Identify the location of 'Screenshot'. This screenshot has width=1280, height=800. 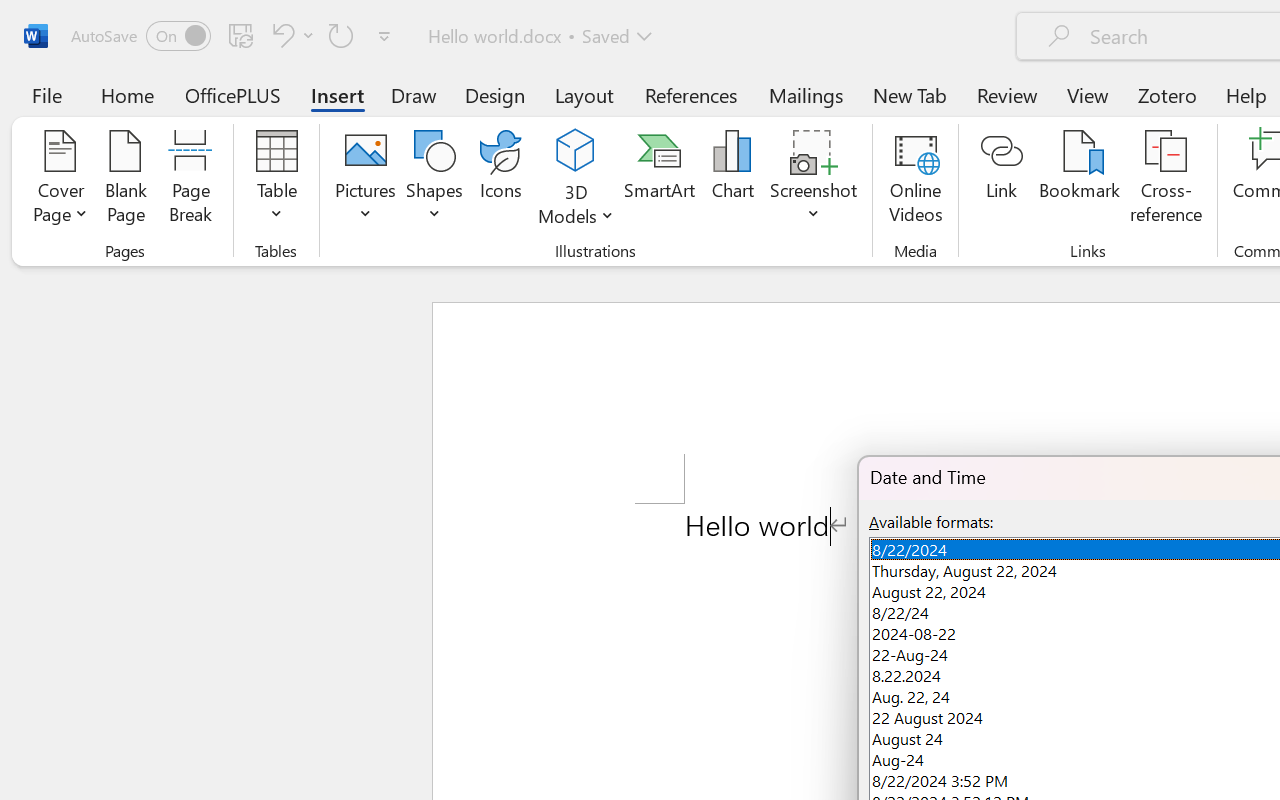
(814, 179).